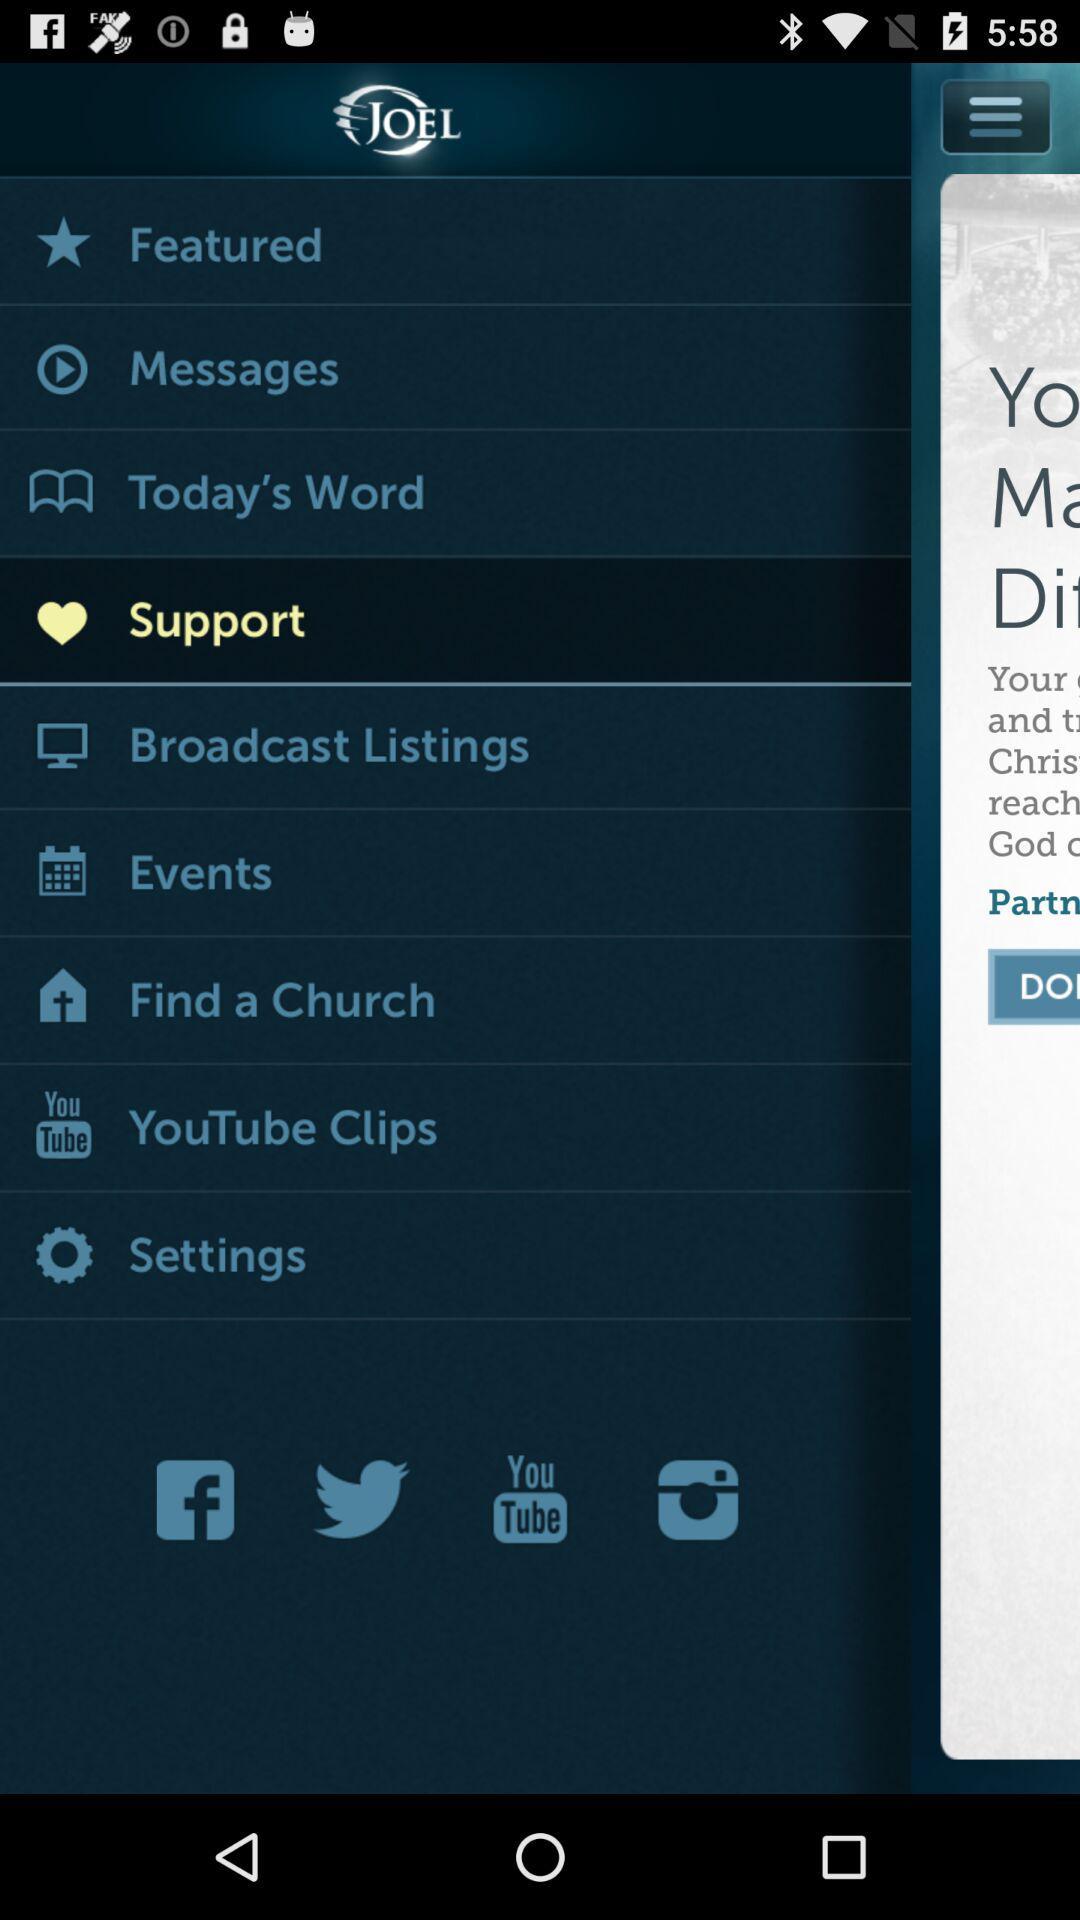  I want to click on the chat icon, so click(1034, 1055).